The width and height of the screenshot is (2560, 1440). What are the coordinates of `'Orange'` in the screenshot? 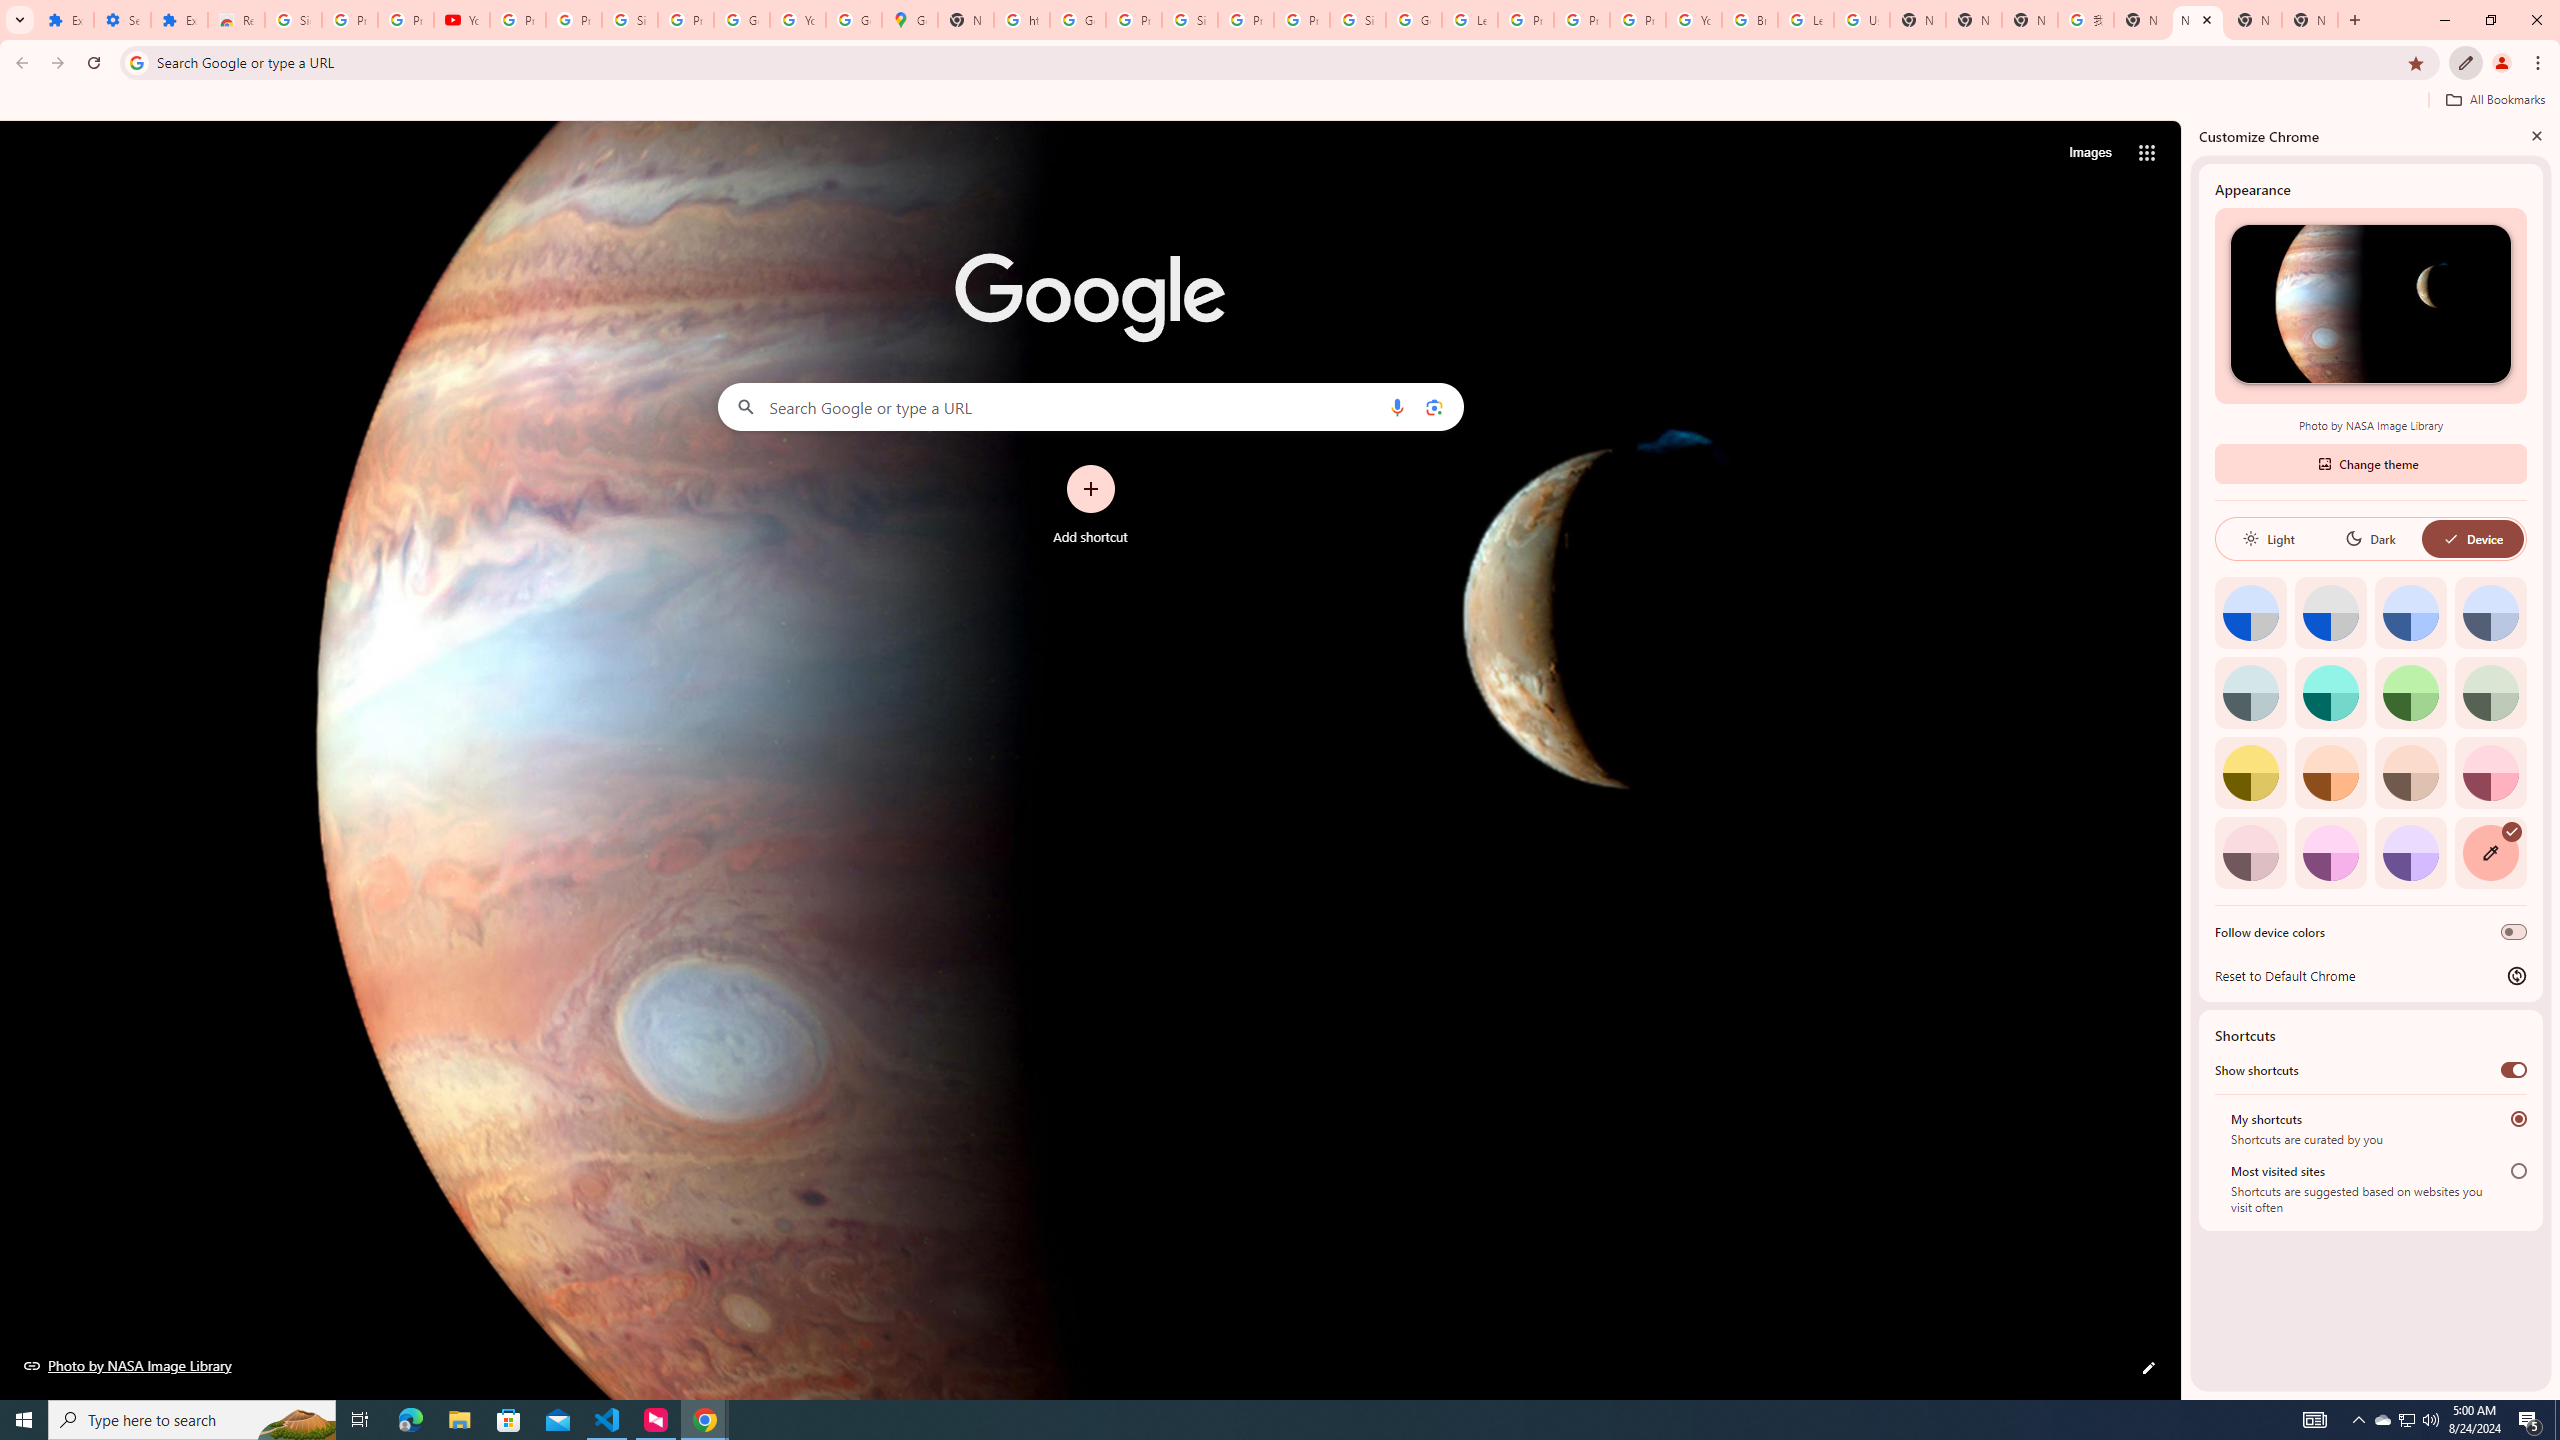 It's located at (2329, 771).